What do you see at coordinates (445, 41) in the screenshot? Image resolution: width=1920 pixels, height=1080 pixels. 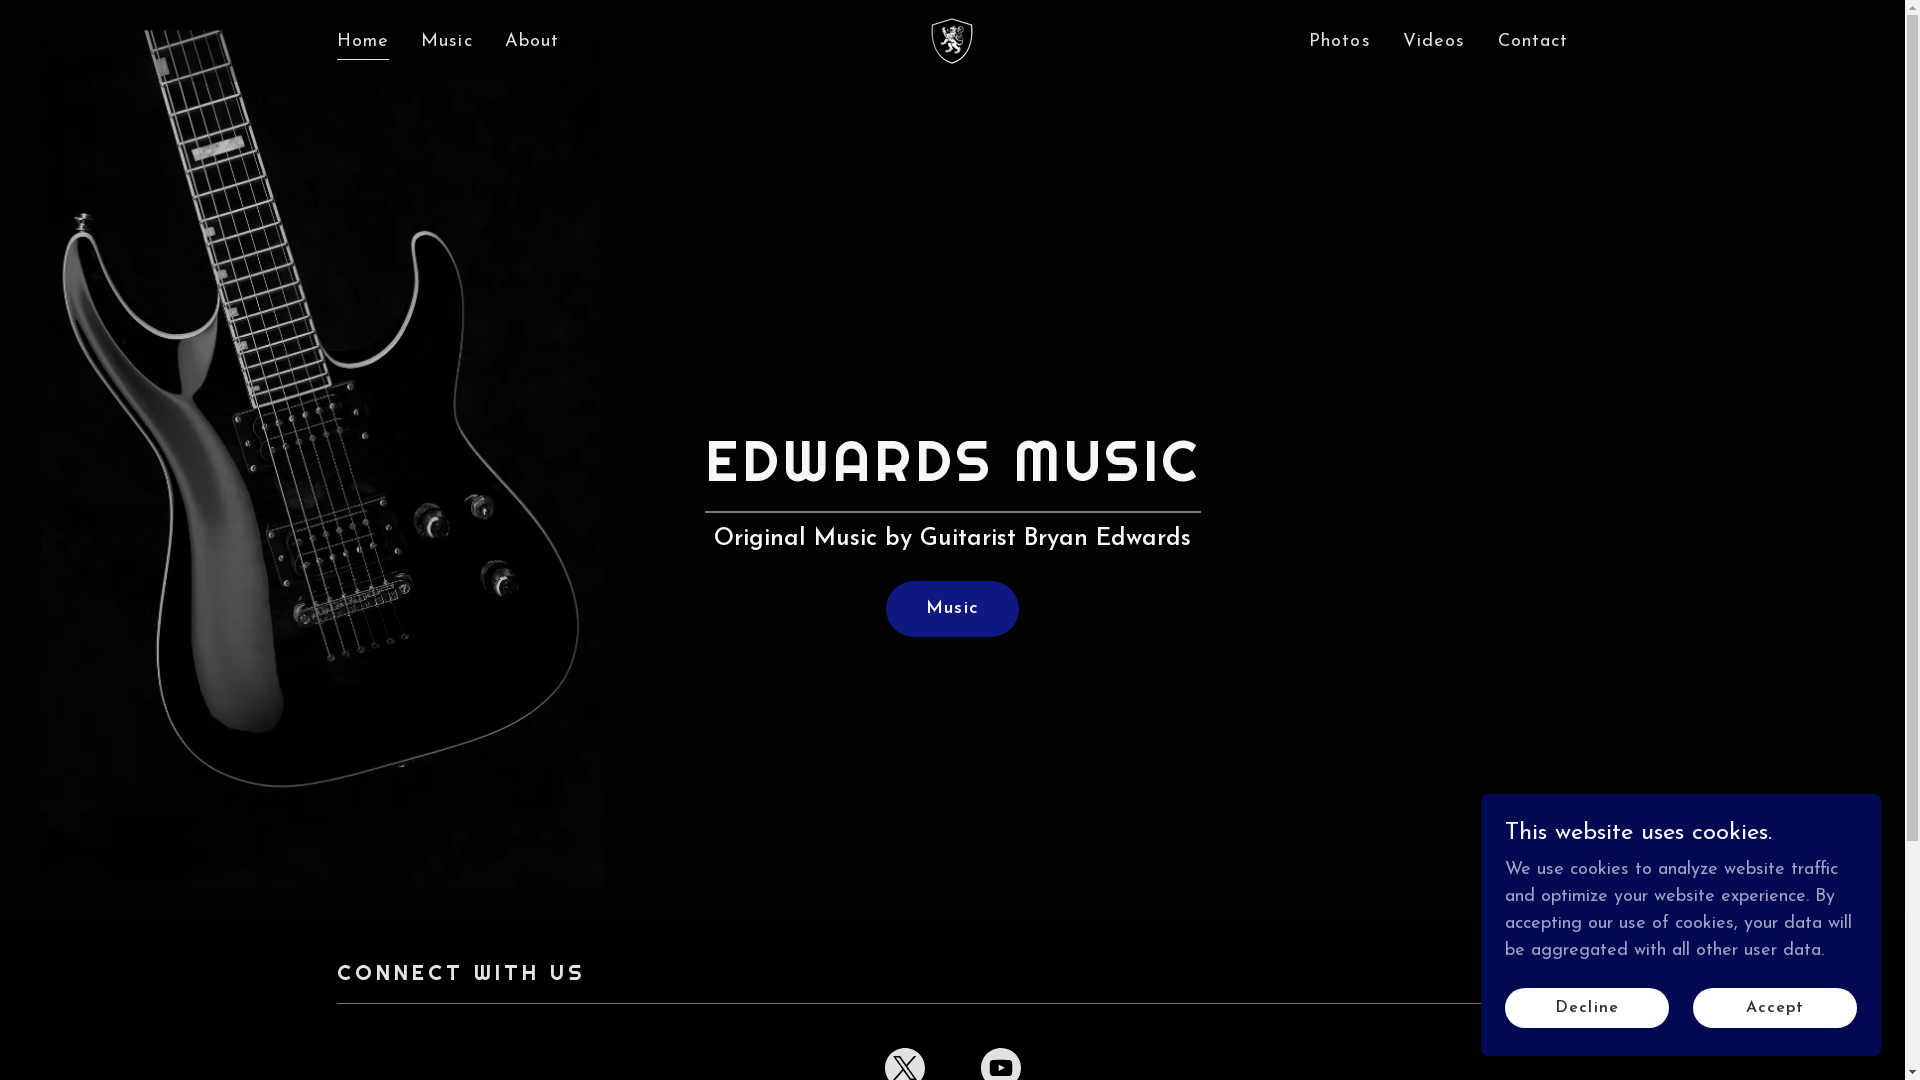 I see `'Music'` at bounding box center [445, 41].